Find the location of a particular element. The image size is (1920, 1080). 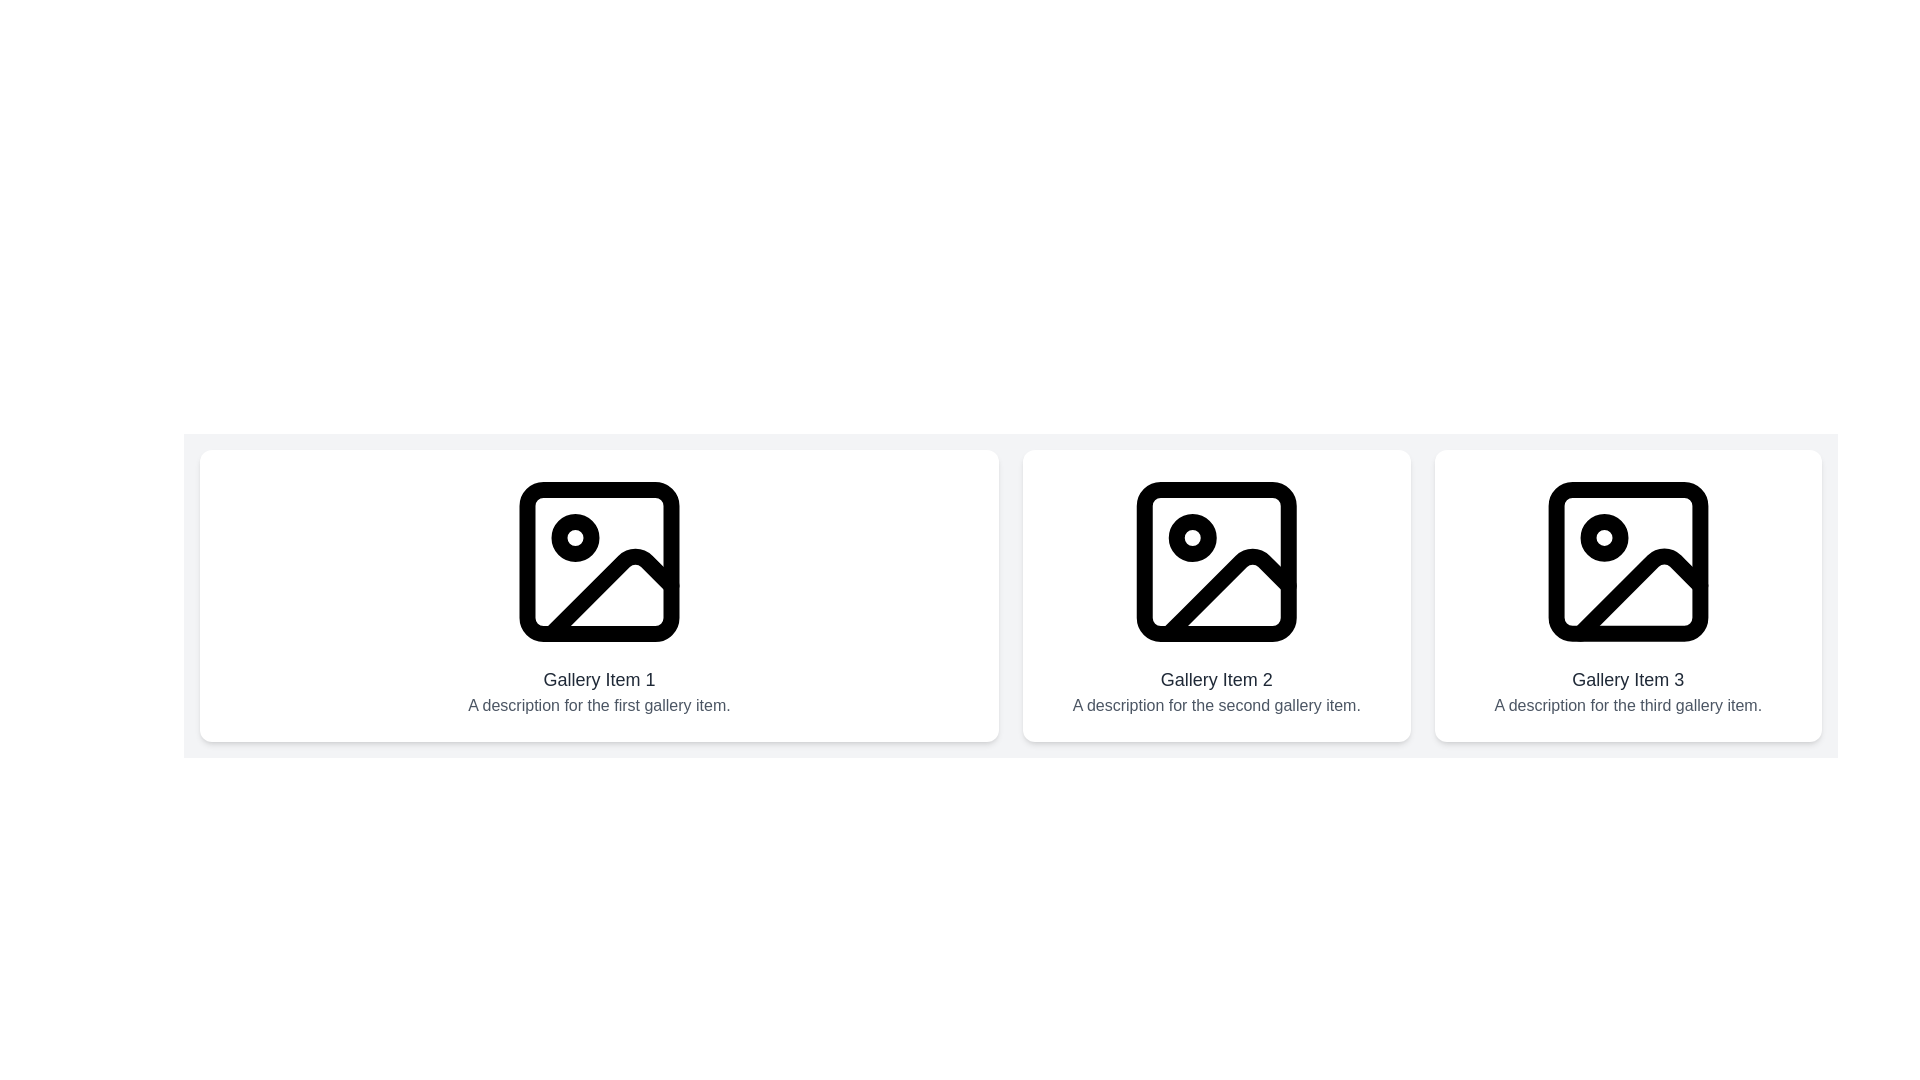

the black outlined icon resembling a stylized image representation with a circular indicator and a diagonal line, located in the center of the 'Gallery Item 2' section is located at coordinates (1215, 562).